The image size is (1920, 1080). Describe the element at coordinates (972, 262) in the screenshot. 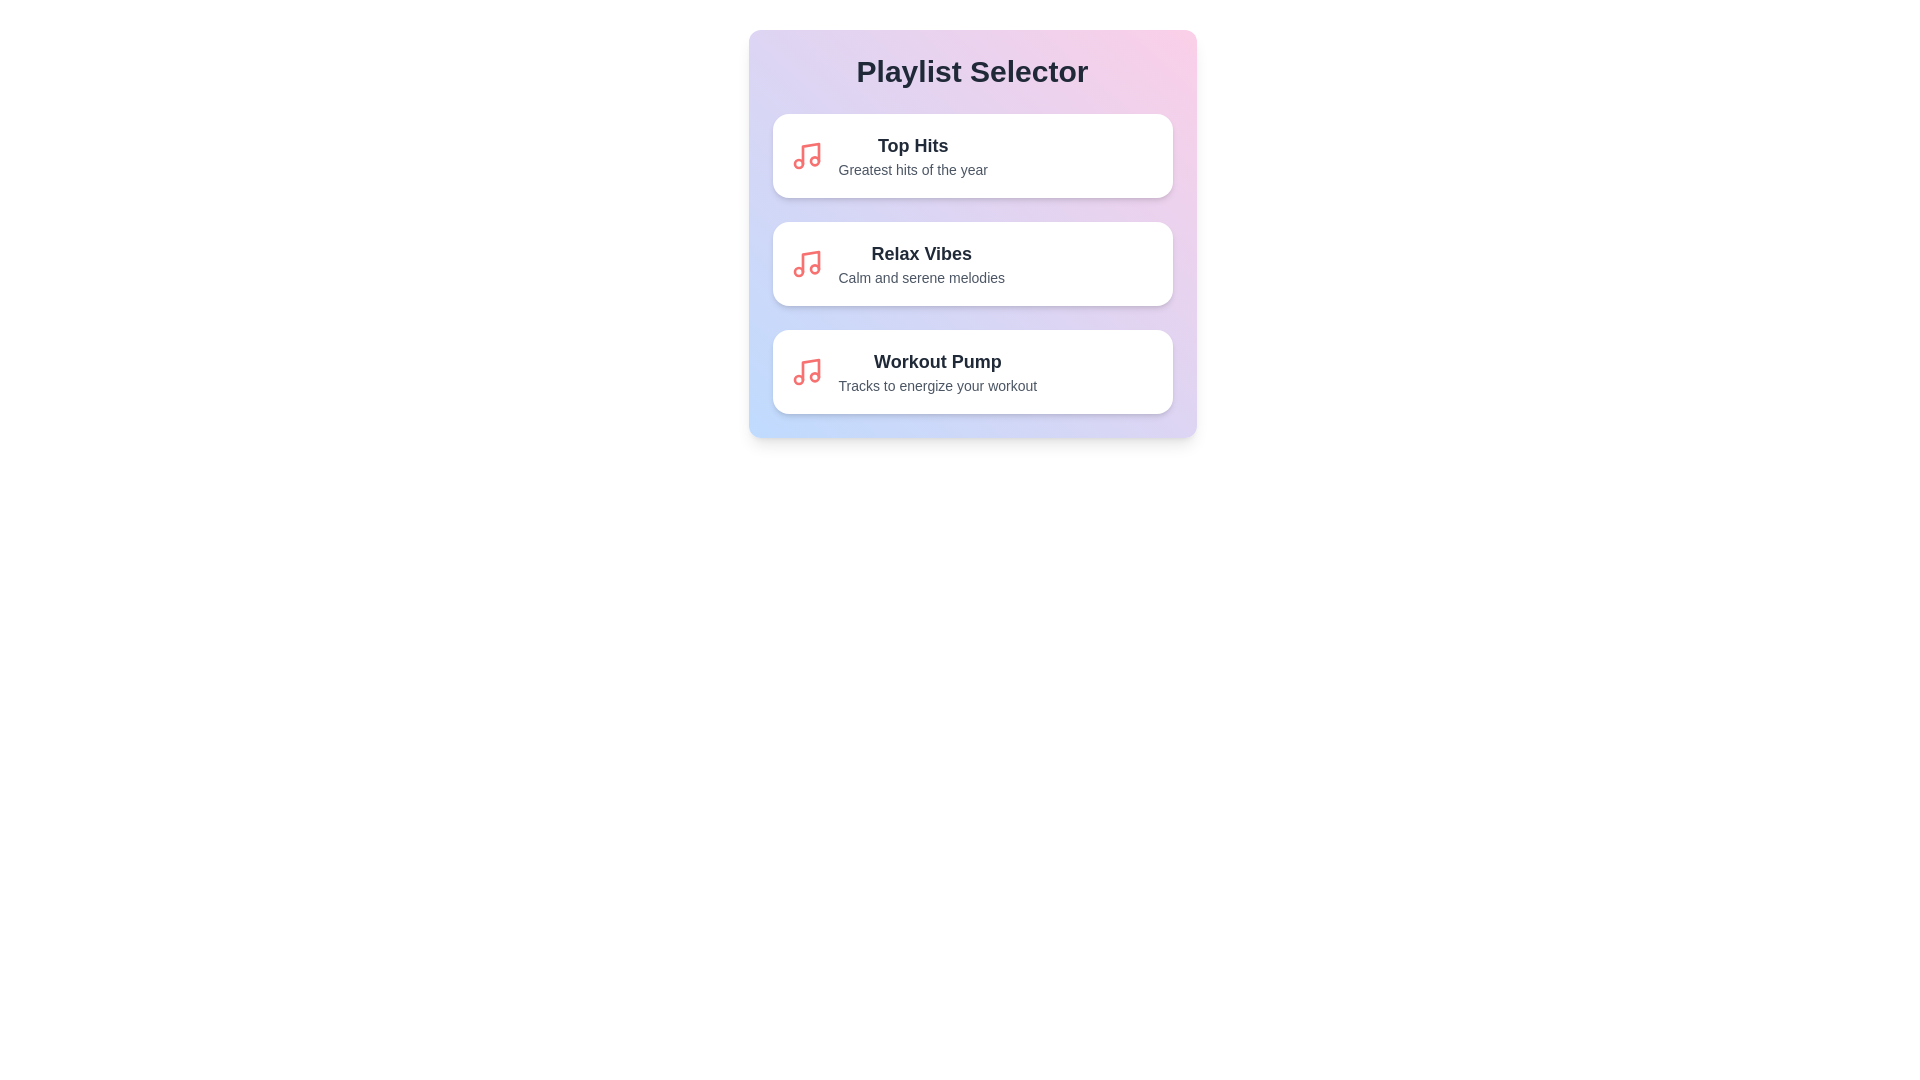

I see `the playlist item Relax Vibes` at that location.